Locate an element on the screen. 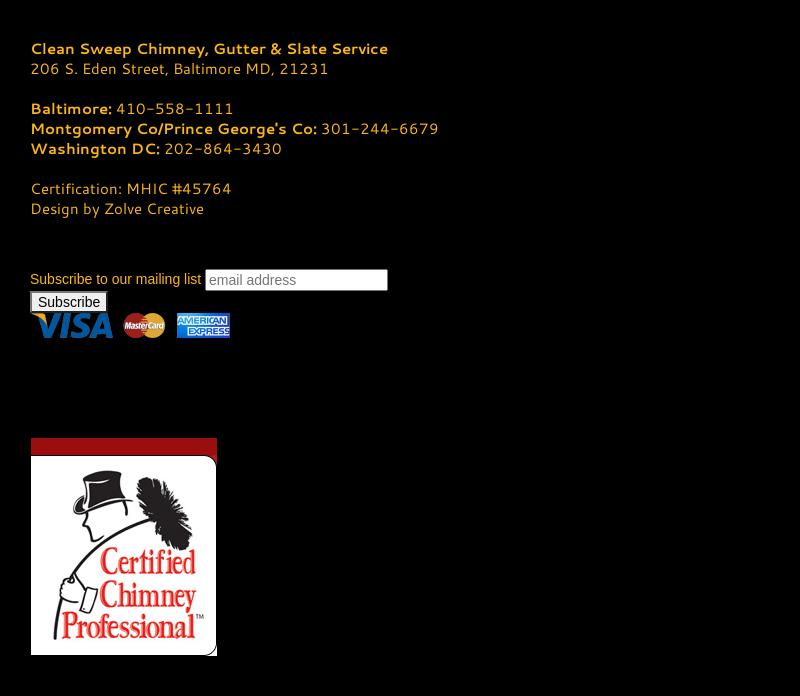  '410-558-1111' is located at coordinates (174, 107).